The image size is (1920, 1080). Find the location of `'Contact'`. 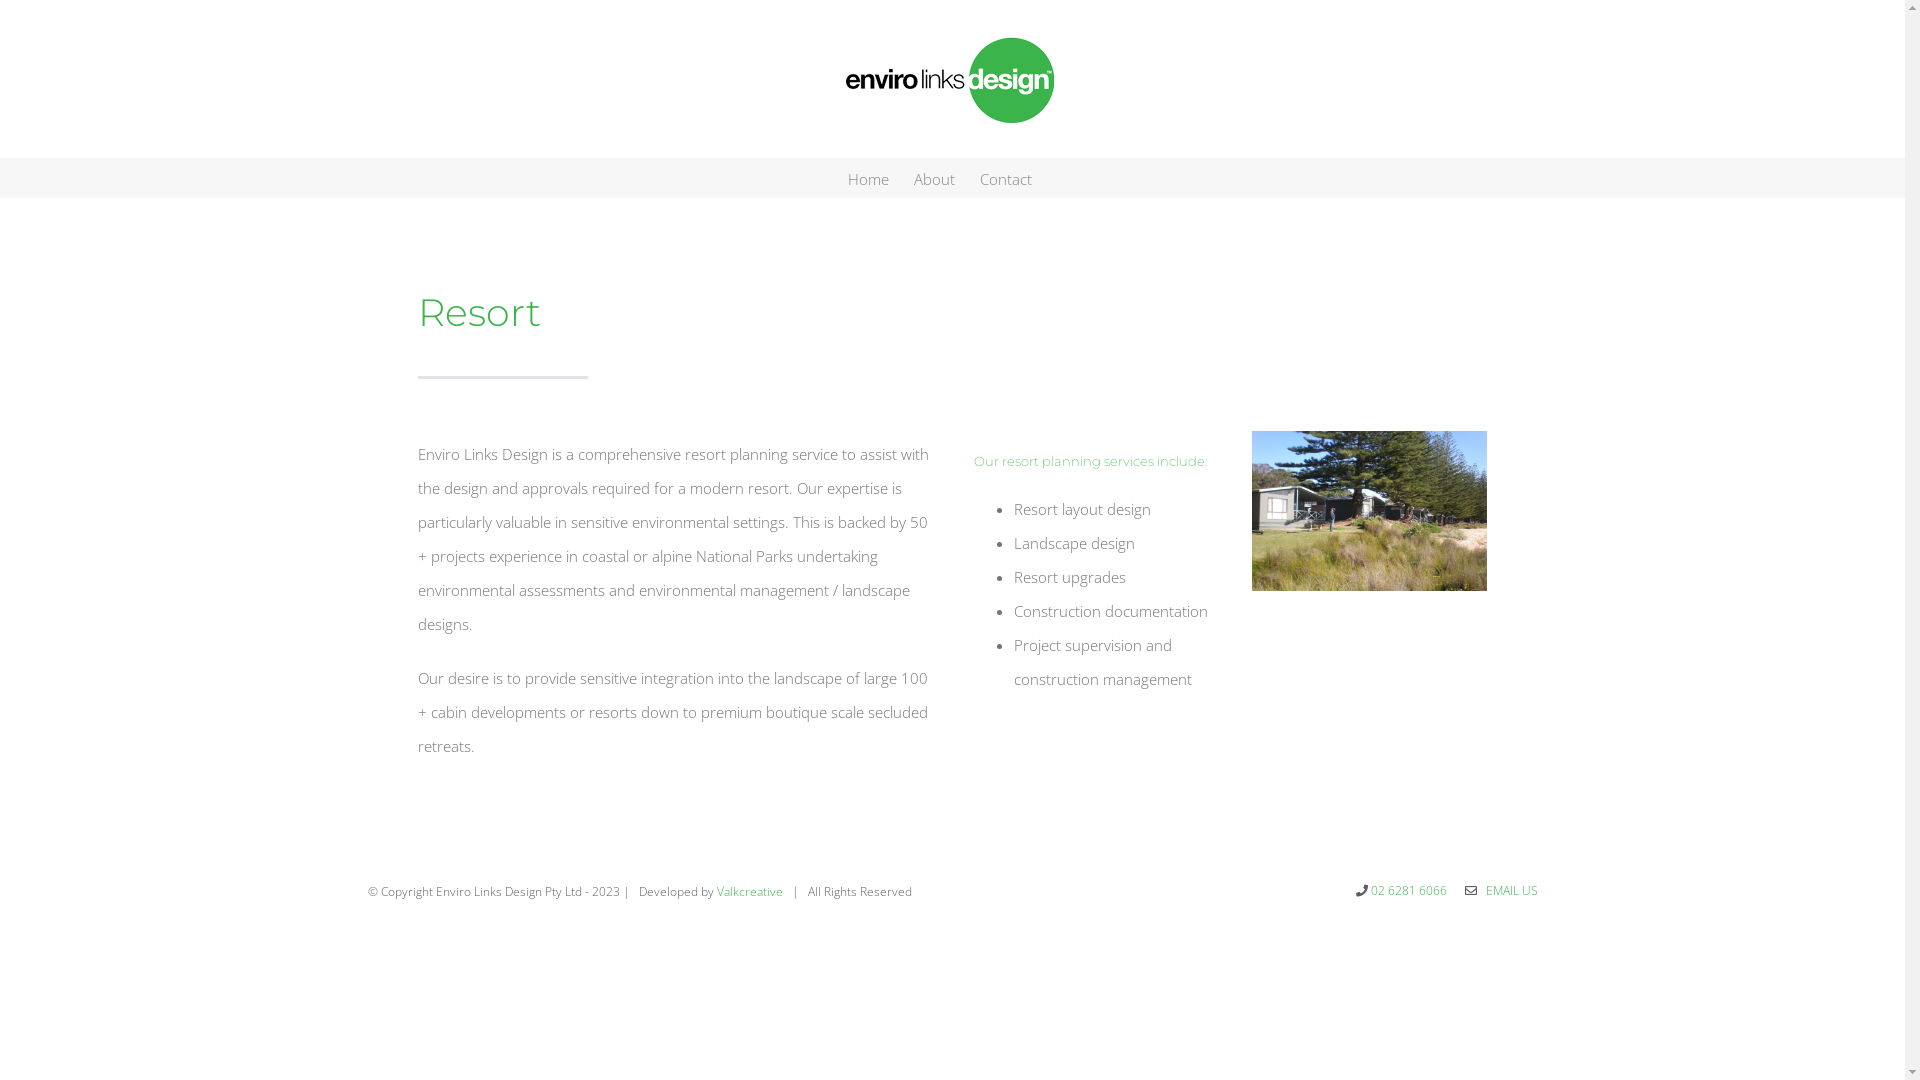

'Contact' is located at coordinates (1006, 176).